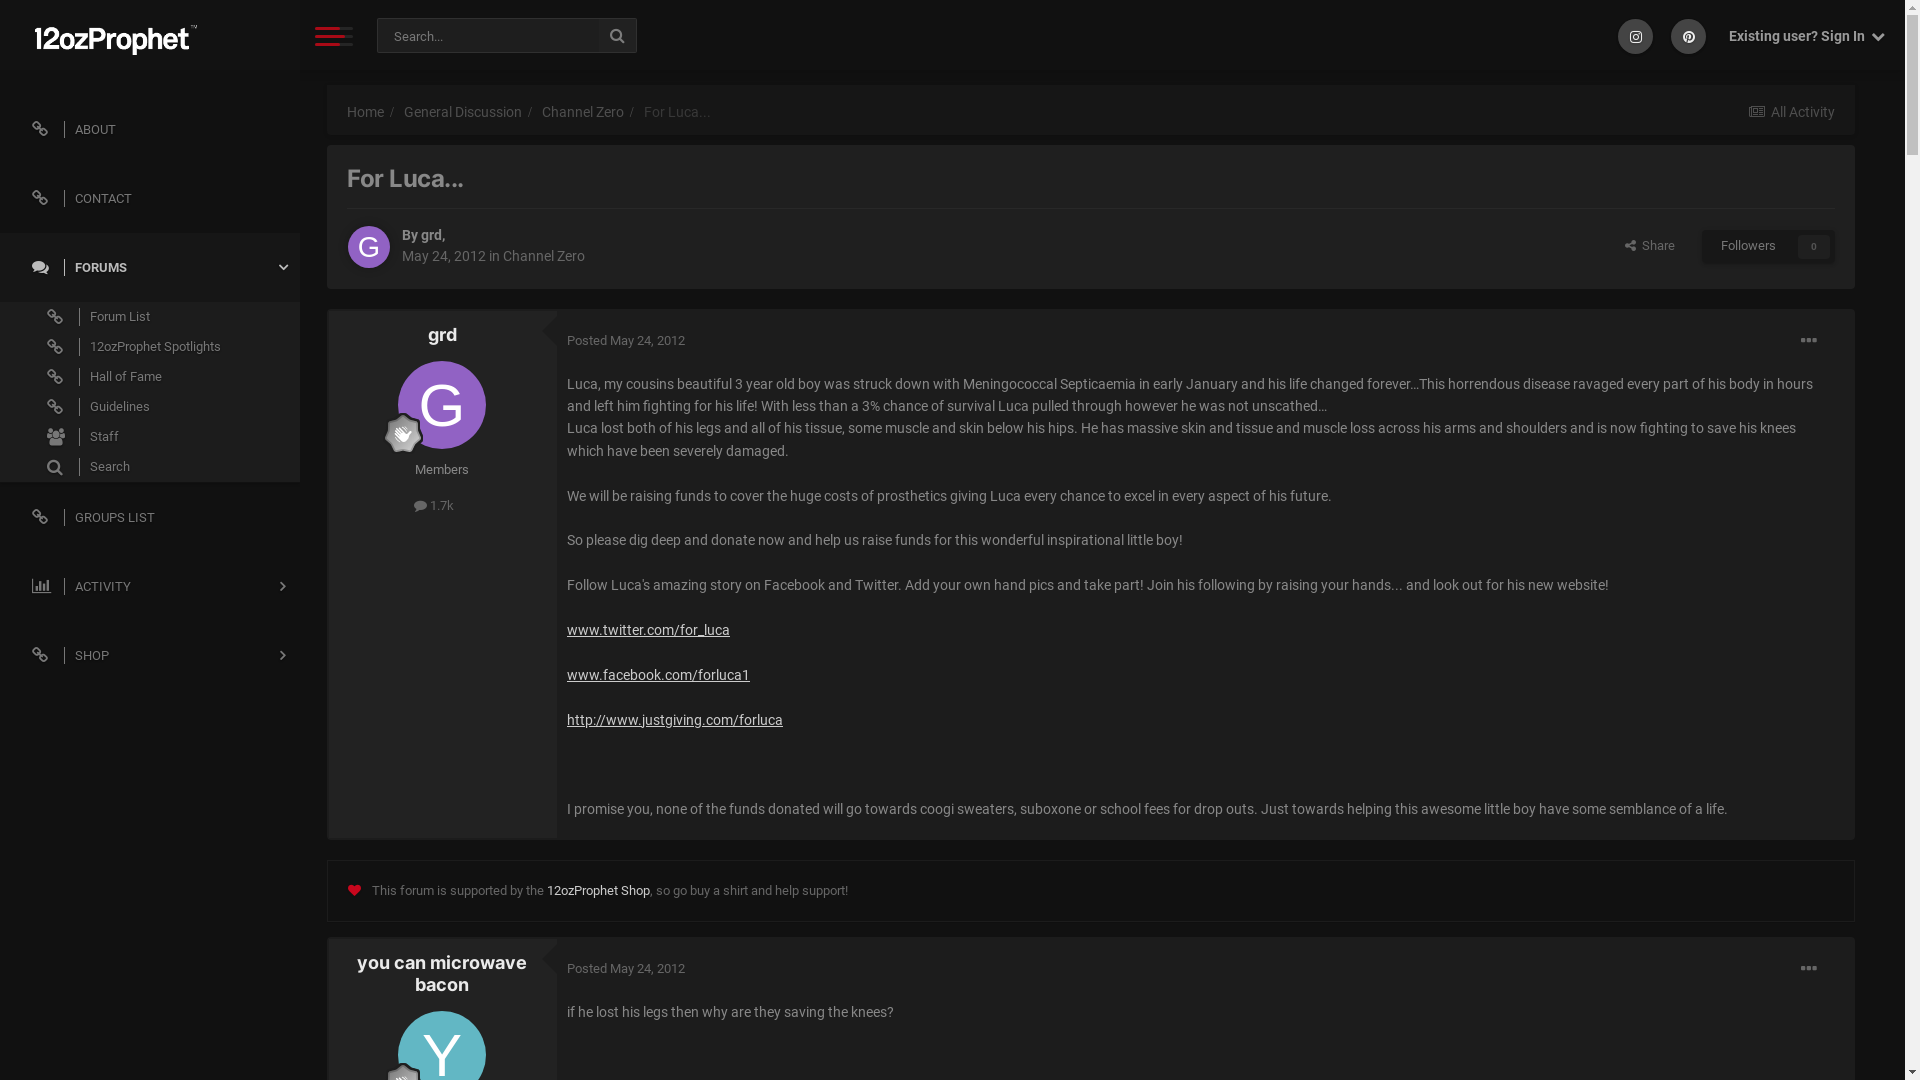  I want to click on 'Followers, so click(1768, 245).